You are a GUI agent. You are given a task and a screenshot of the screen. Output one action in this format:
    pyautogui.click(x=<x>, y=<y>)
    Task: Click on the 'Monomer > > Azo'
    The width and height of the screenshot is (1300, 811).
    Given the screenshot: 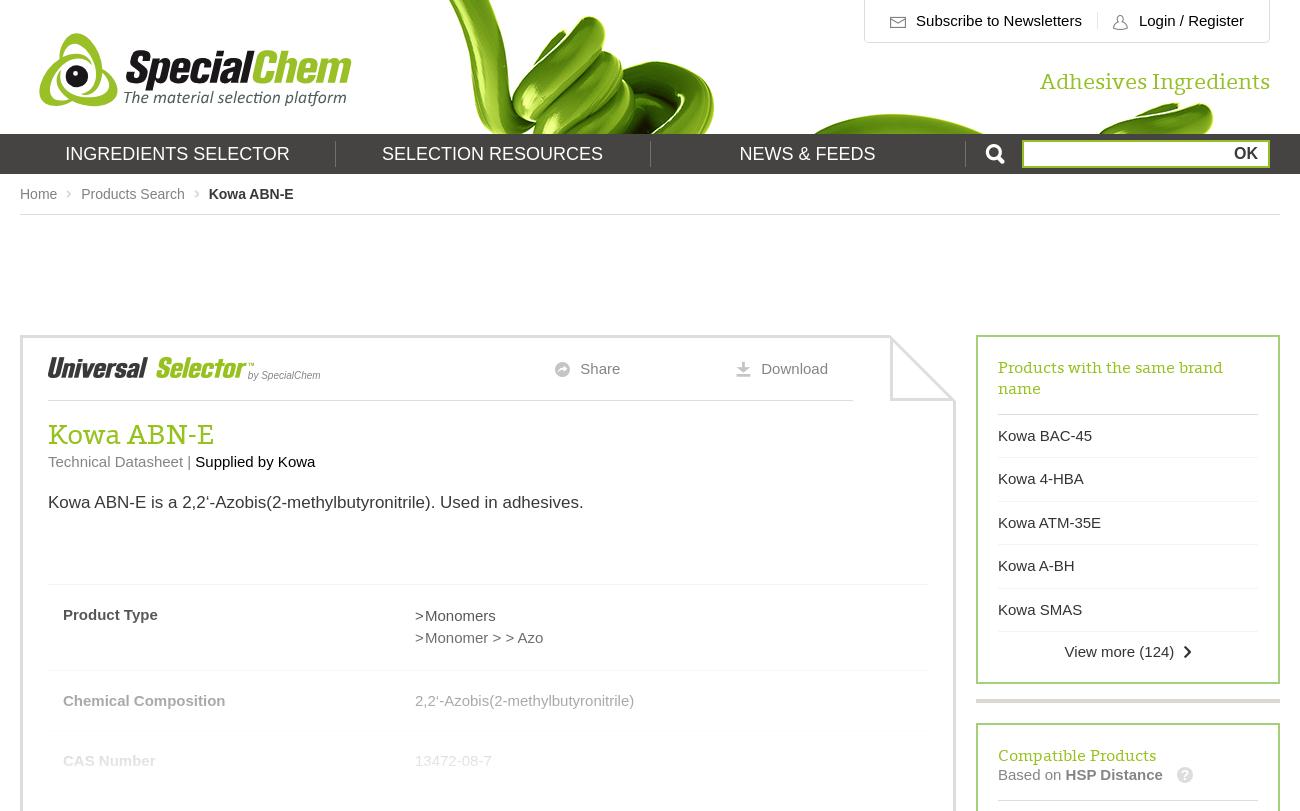 What is the action you would take?
    pyautogui.click(x=482, y=636)
    